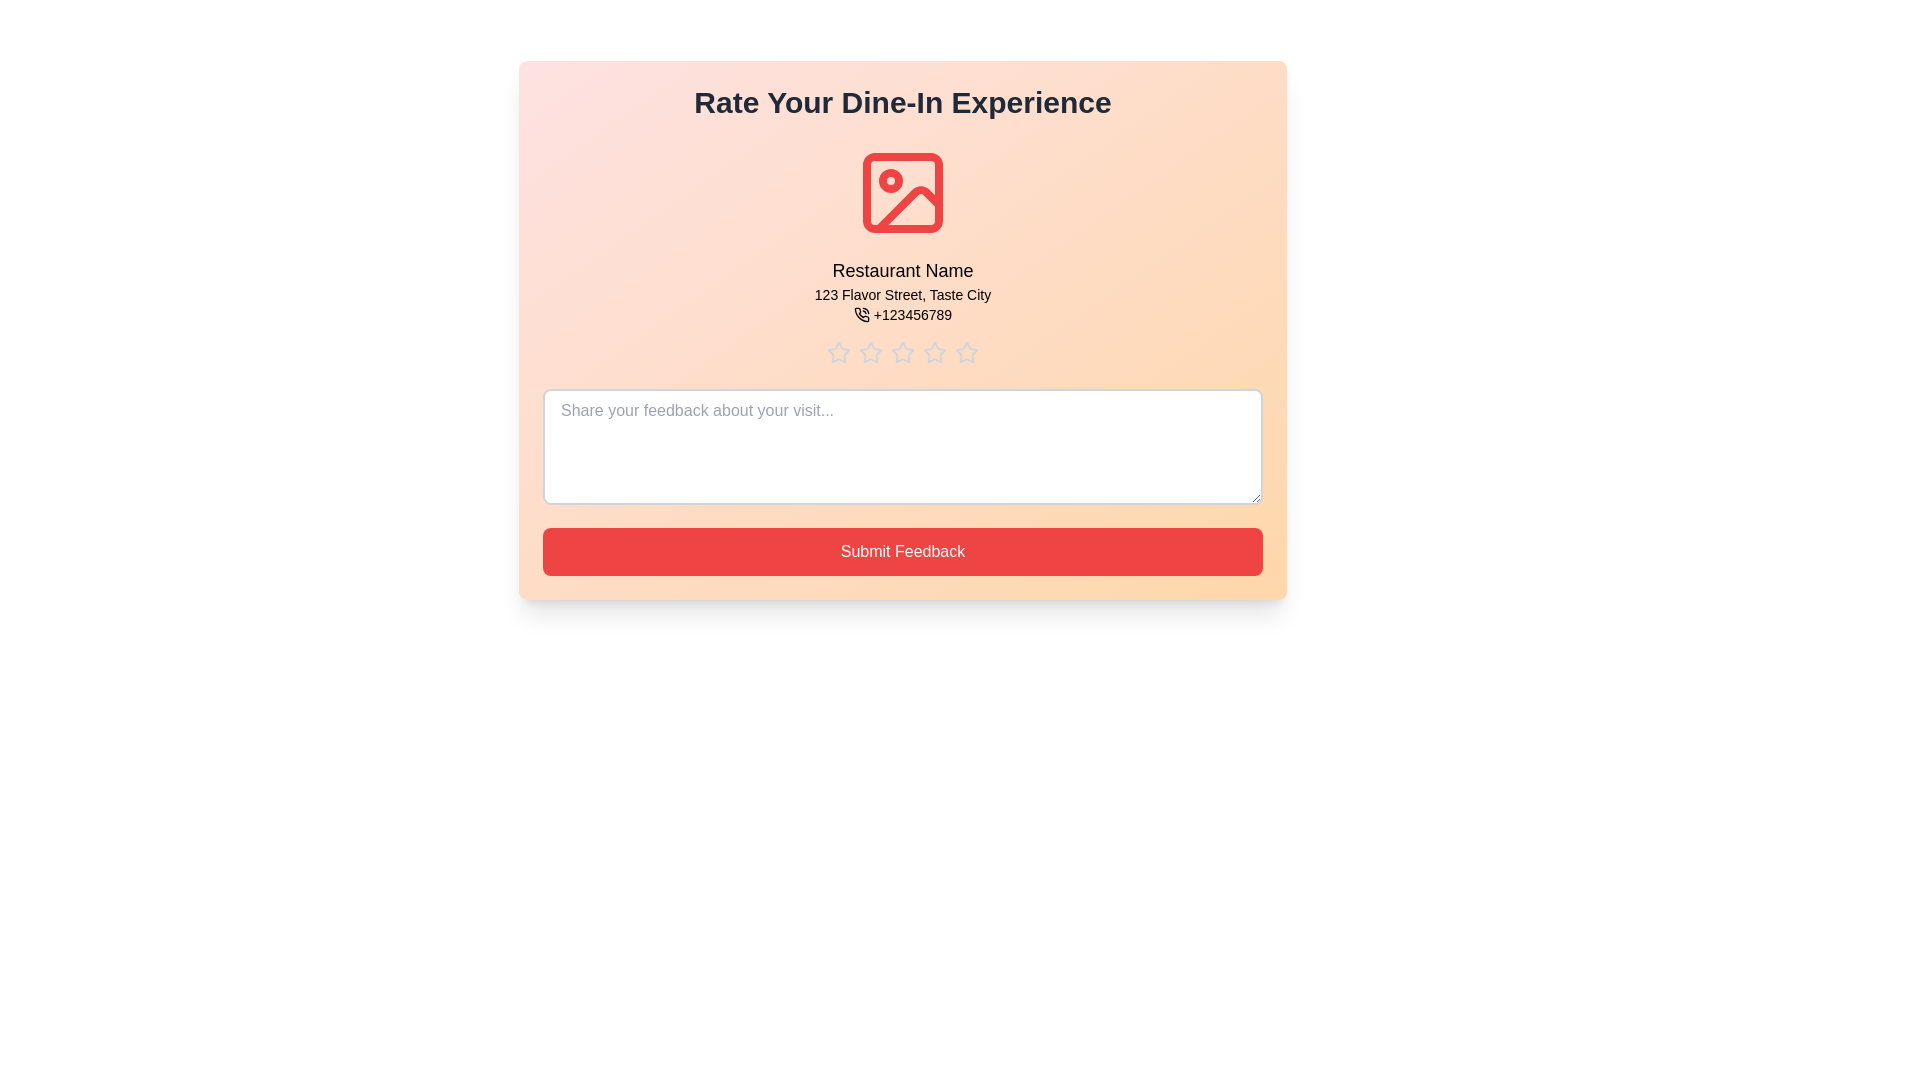  Describe the element at coordinates (901, 446) in the screenshot. I see `the text area and type the feedback text` at that location.